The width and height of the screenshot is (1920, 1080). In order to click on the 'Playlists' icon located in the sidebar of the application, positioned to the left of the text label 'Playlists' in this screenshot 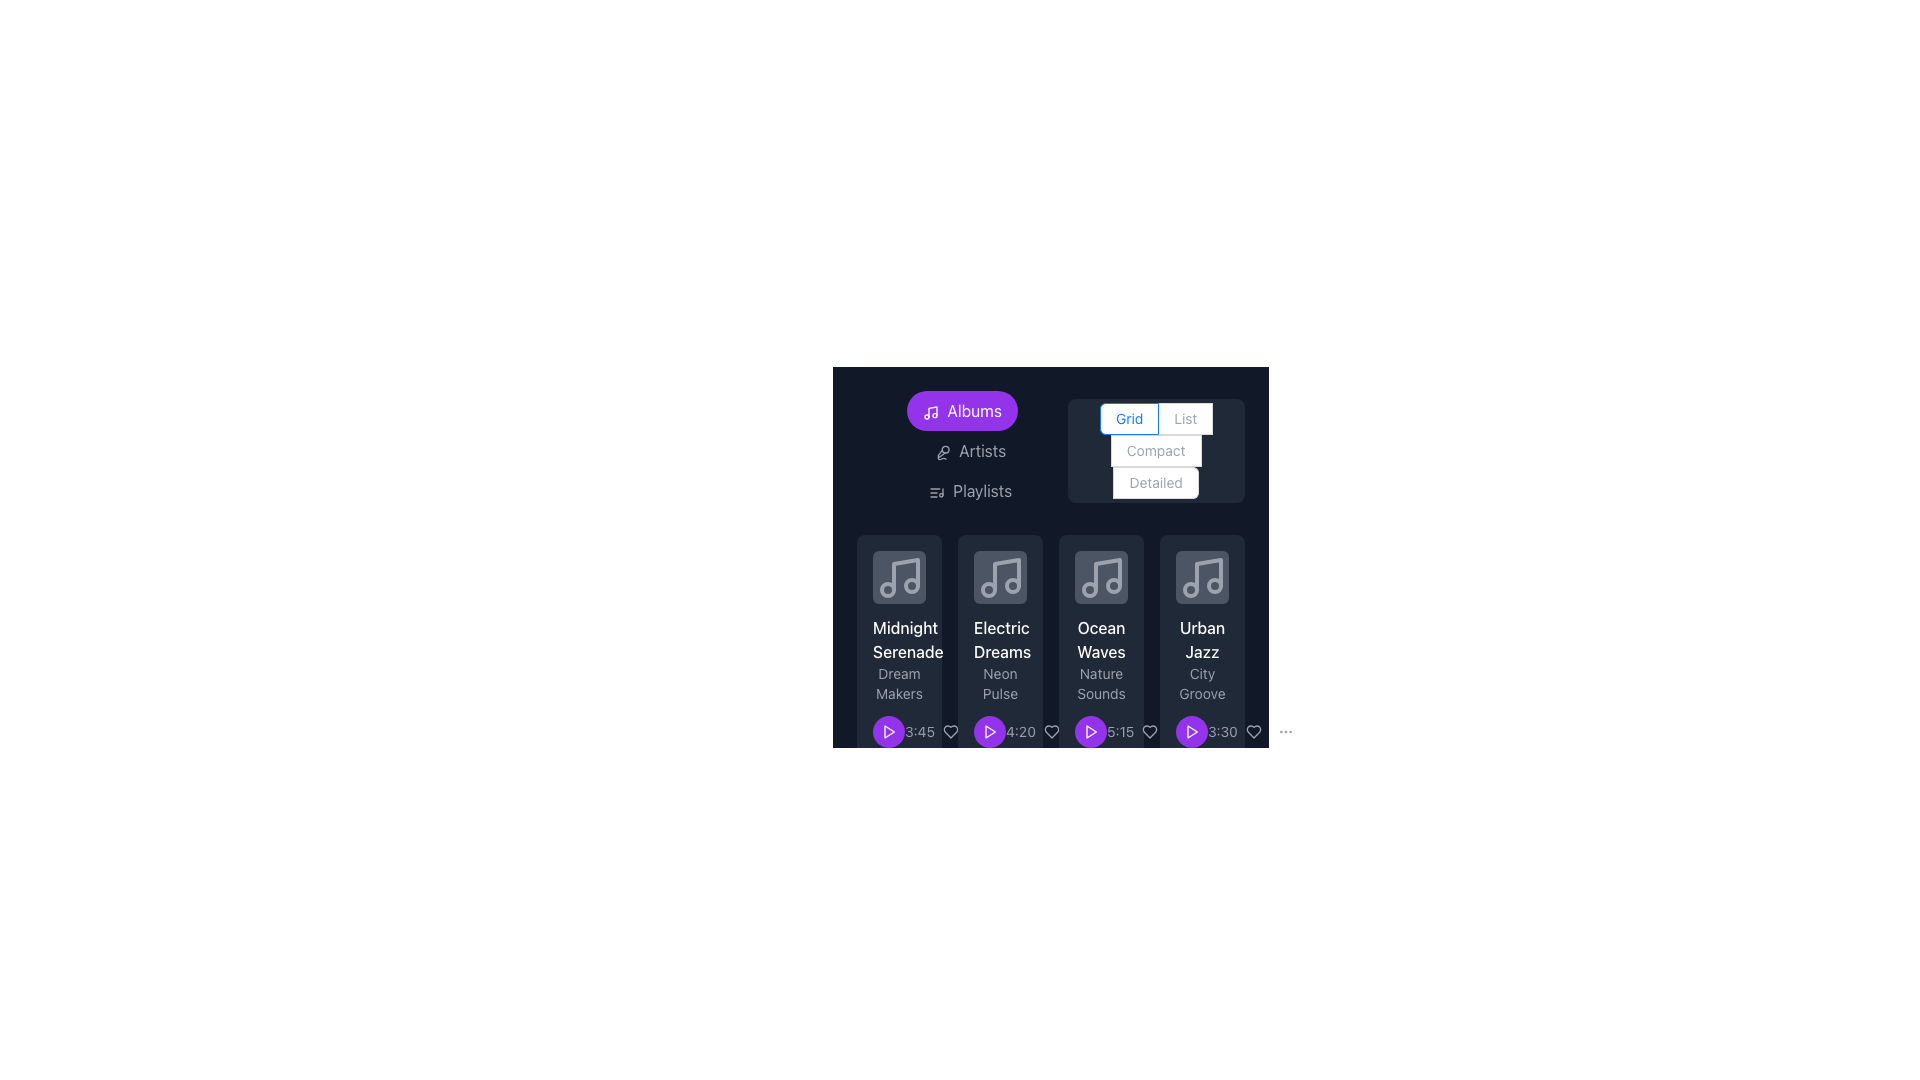, I will do `click(936, 492)`.